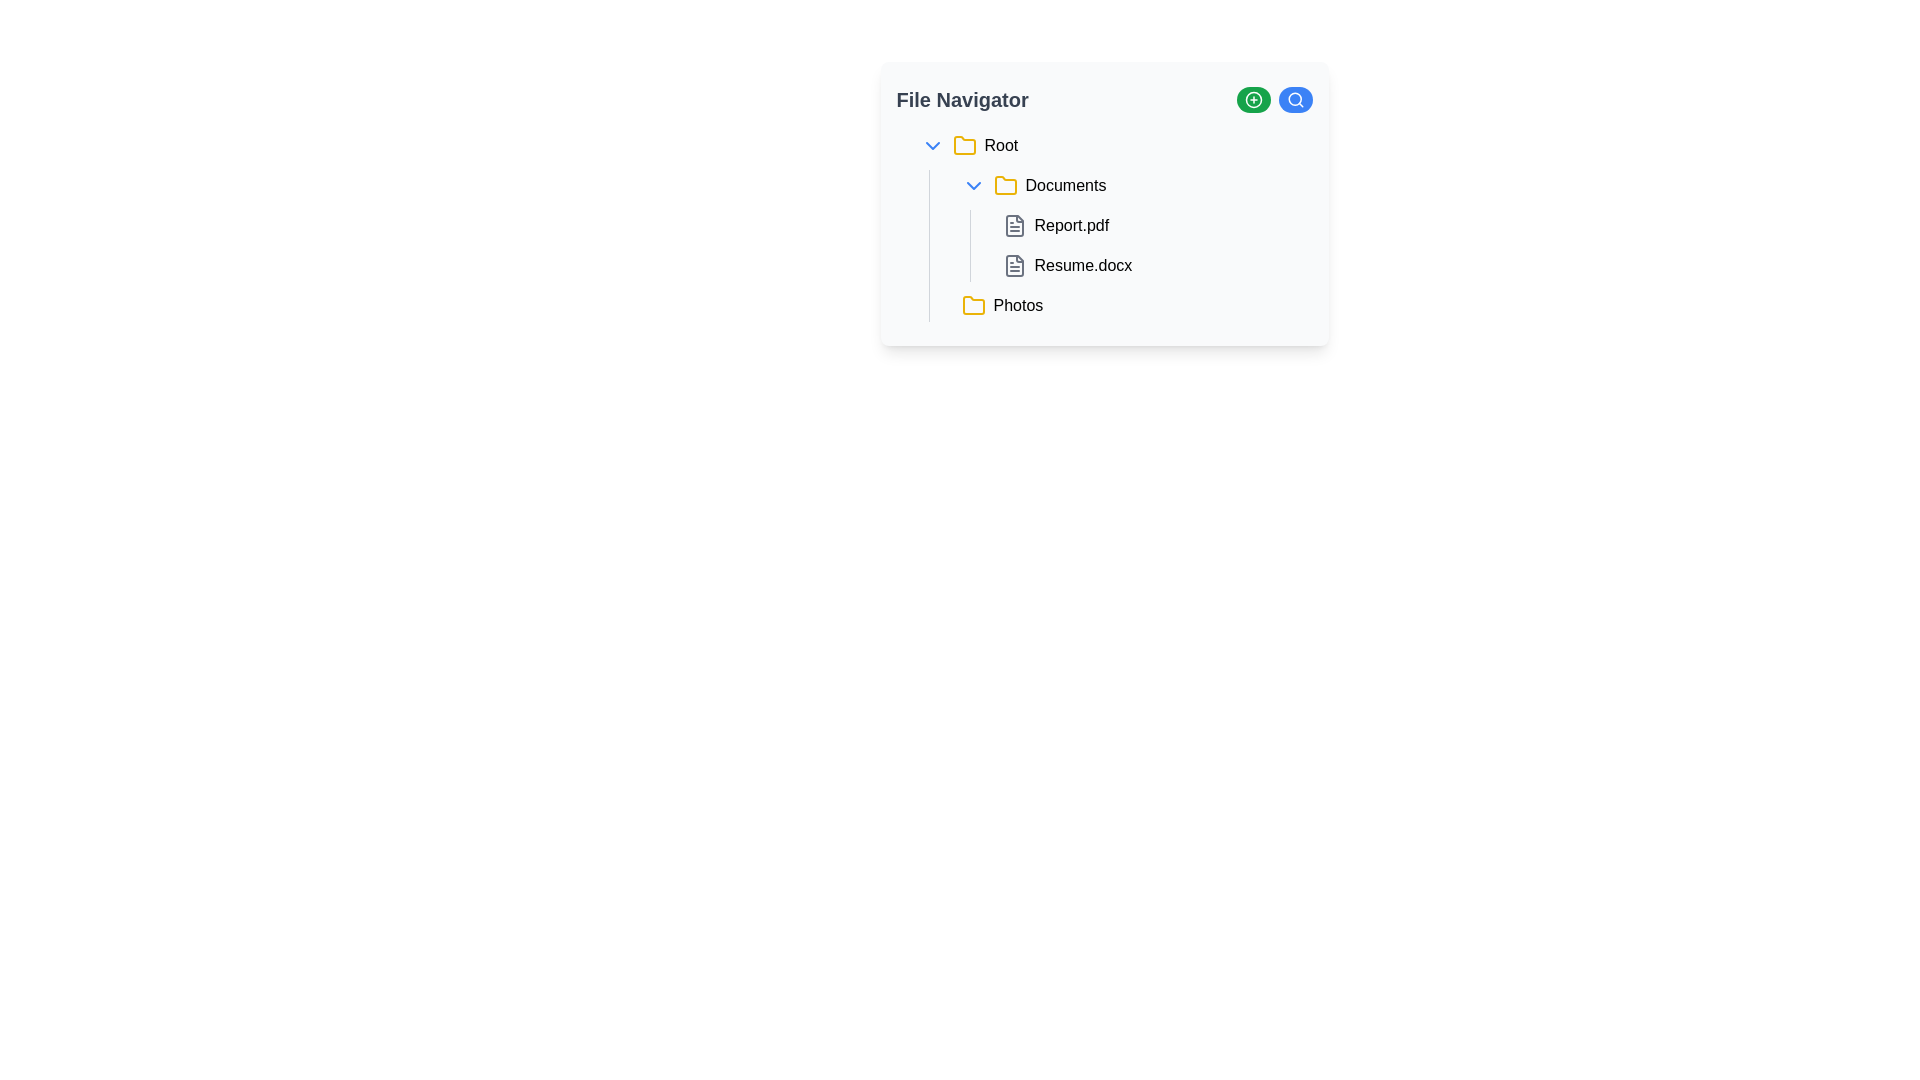  What do you see at coordinates (1153, 225) in the screenshot?
I see `the file entry labeled 'Report.pdf'` at bounding box center [1153, 225].